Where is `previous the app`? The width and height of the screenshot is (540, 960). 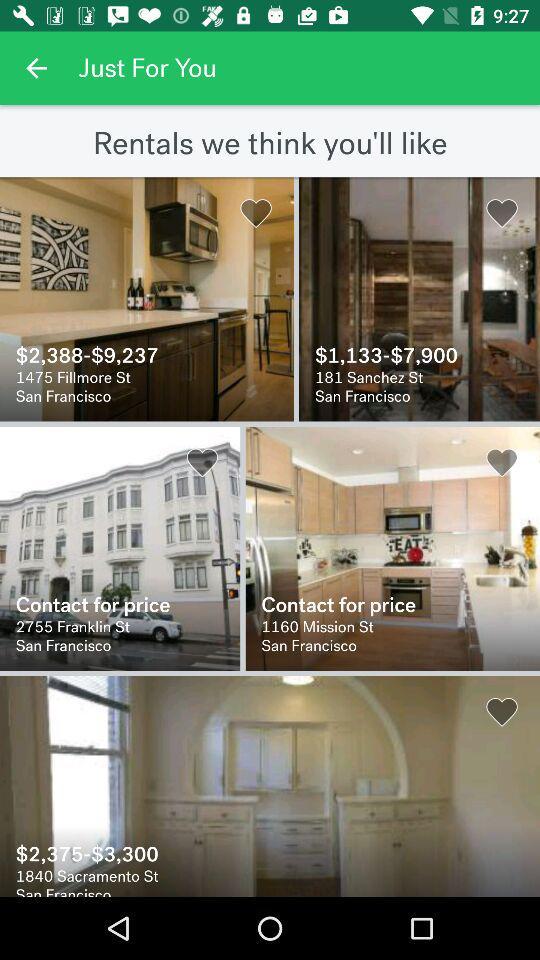 previous the app is located at coordinates (36, 68).